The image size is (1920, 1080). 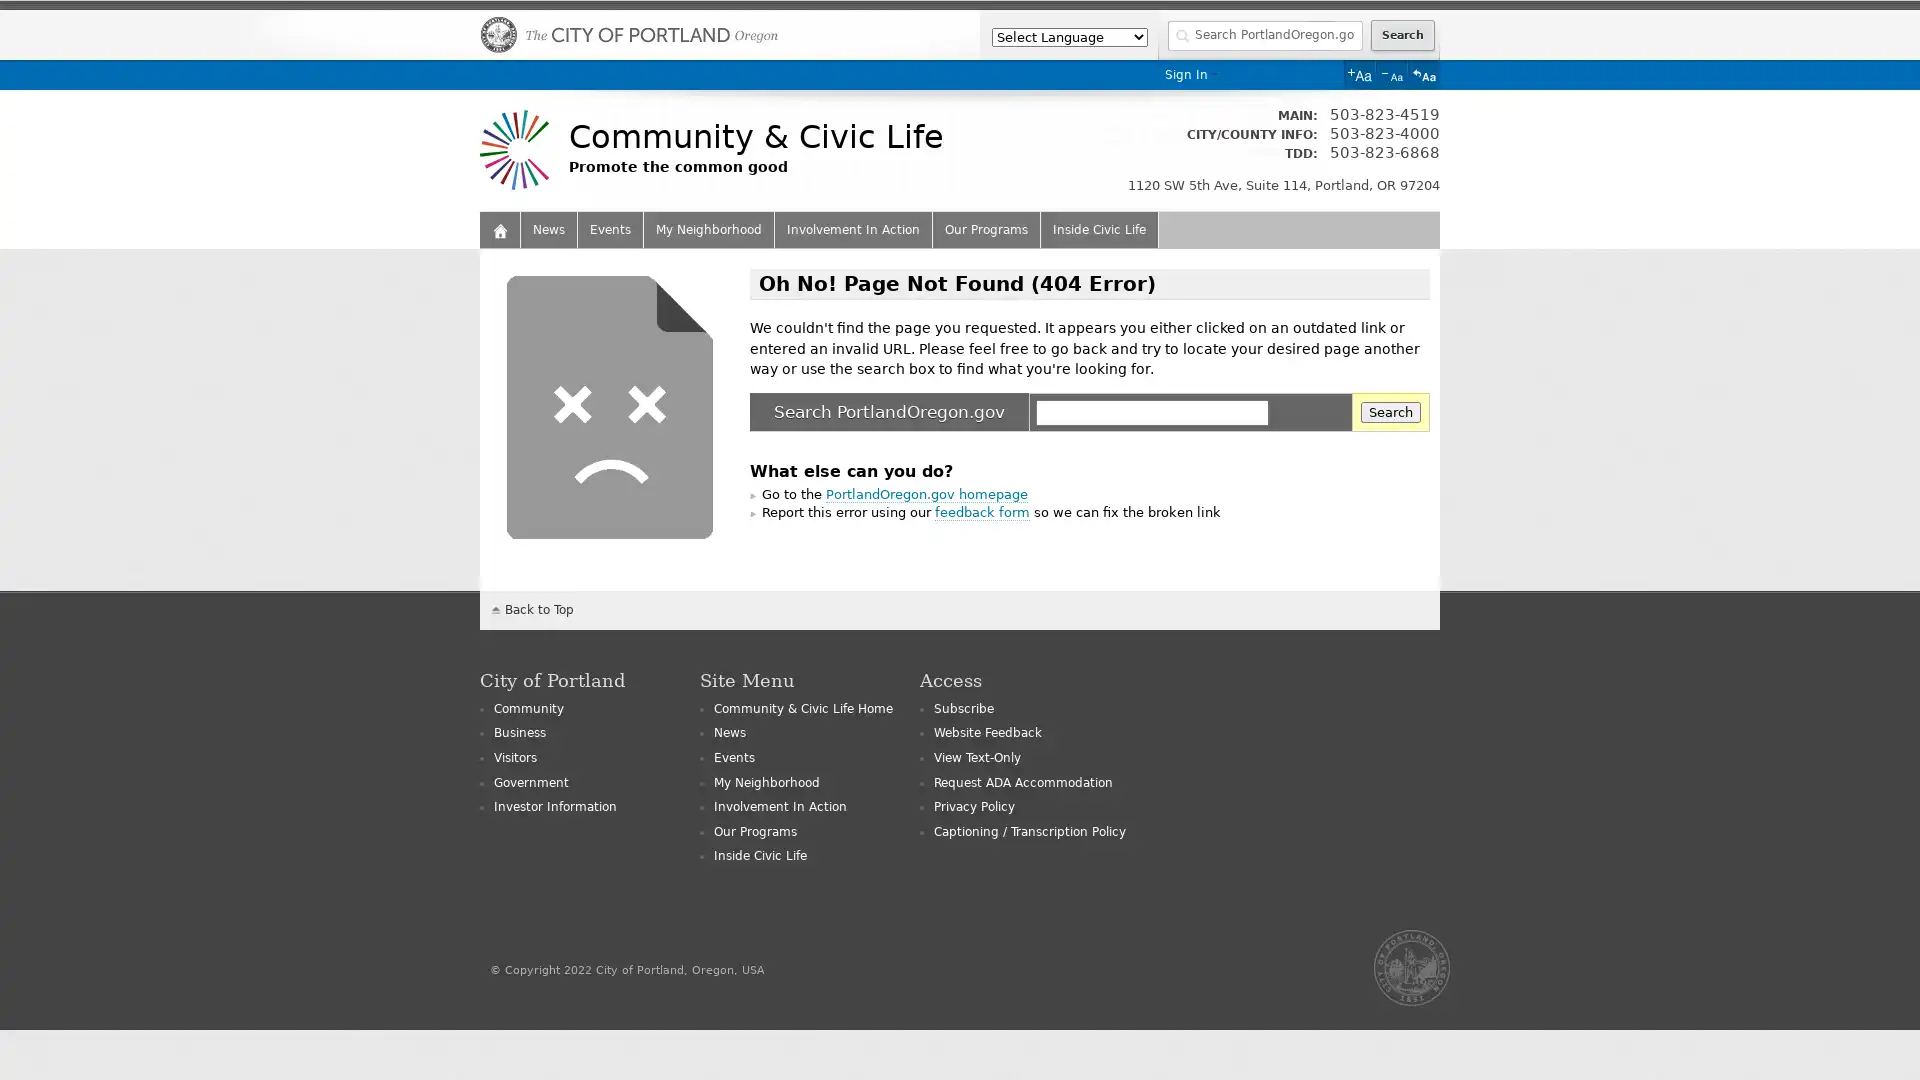 I want to click on Search, so click(x=1390, y=411).